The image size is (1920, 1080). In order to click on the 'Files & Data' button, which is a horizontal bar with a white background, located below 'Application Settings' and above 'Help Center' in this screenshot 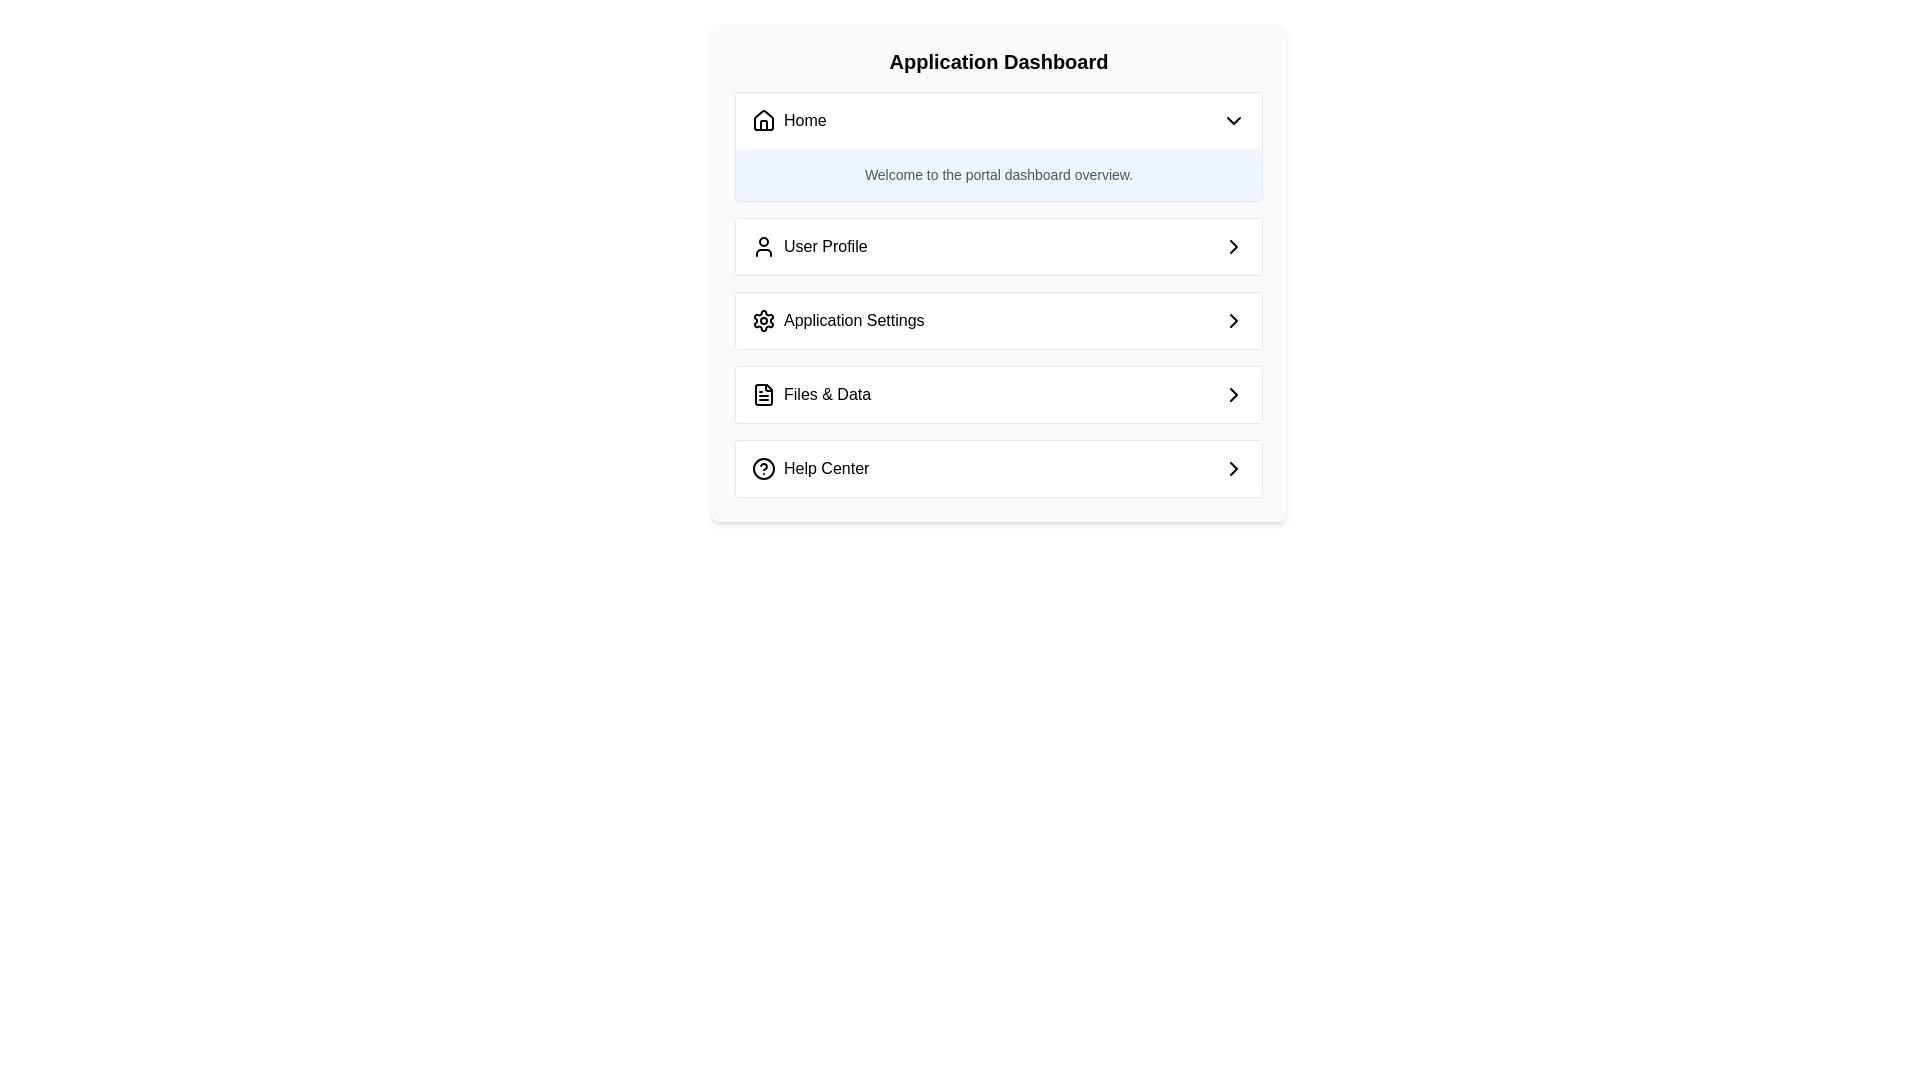, I will do `click(998, 394)`.